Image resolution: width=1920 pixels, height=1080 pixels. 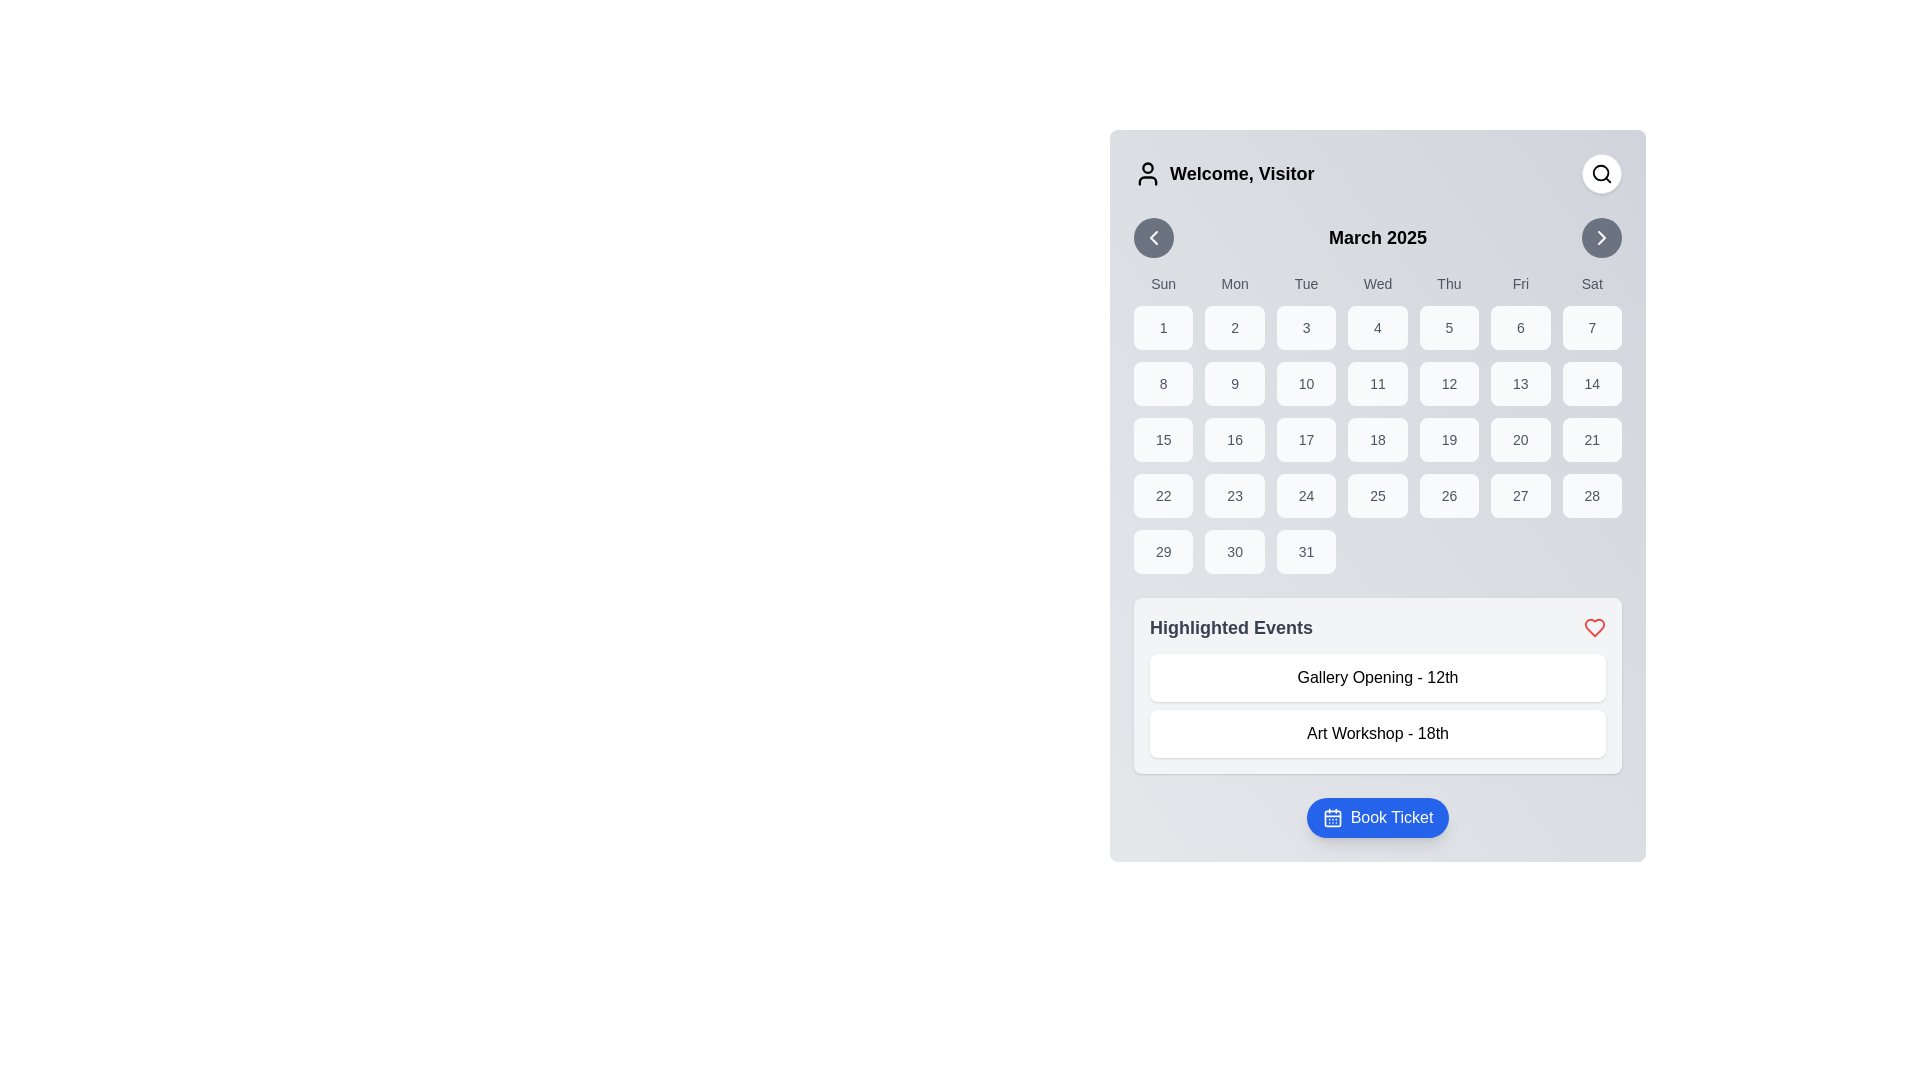 I want to click on the Calendar Day Cell representing the date '2', located in the second column under the 'Mon' header, so click(x=1234, y=326).